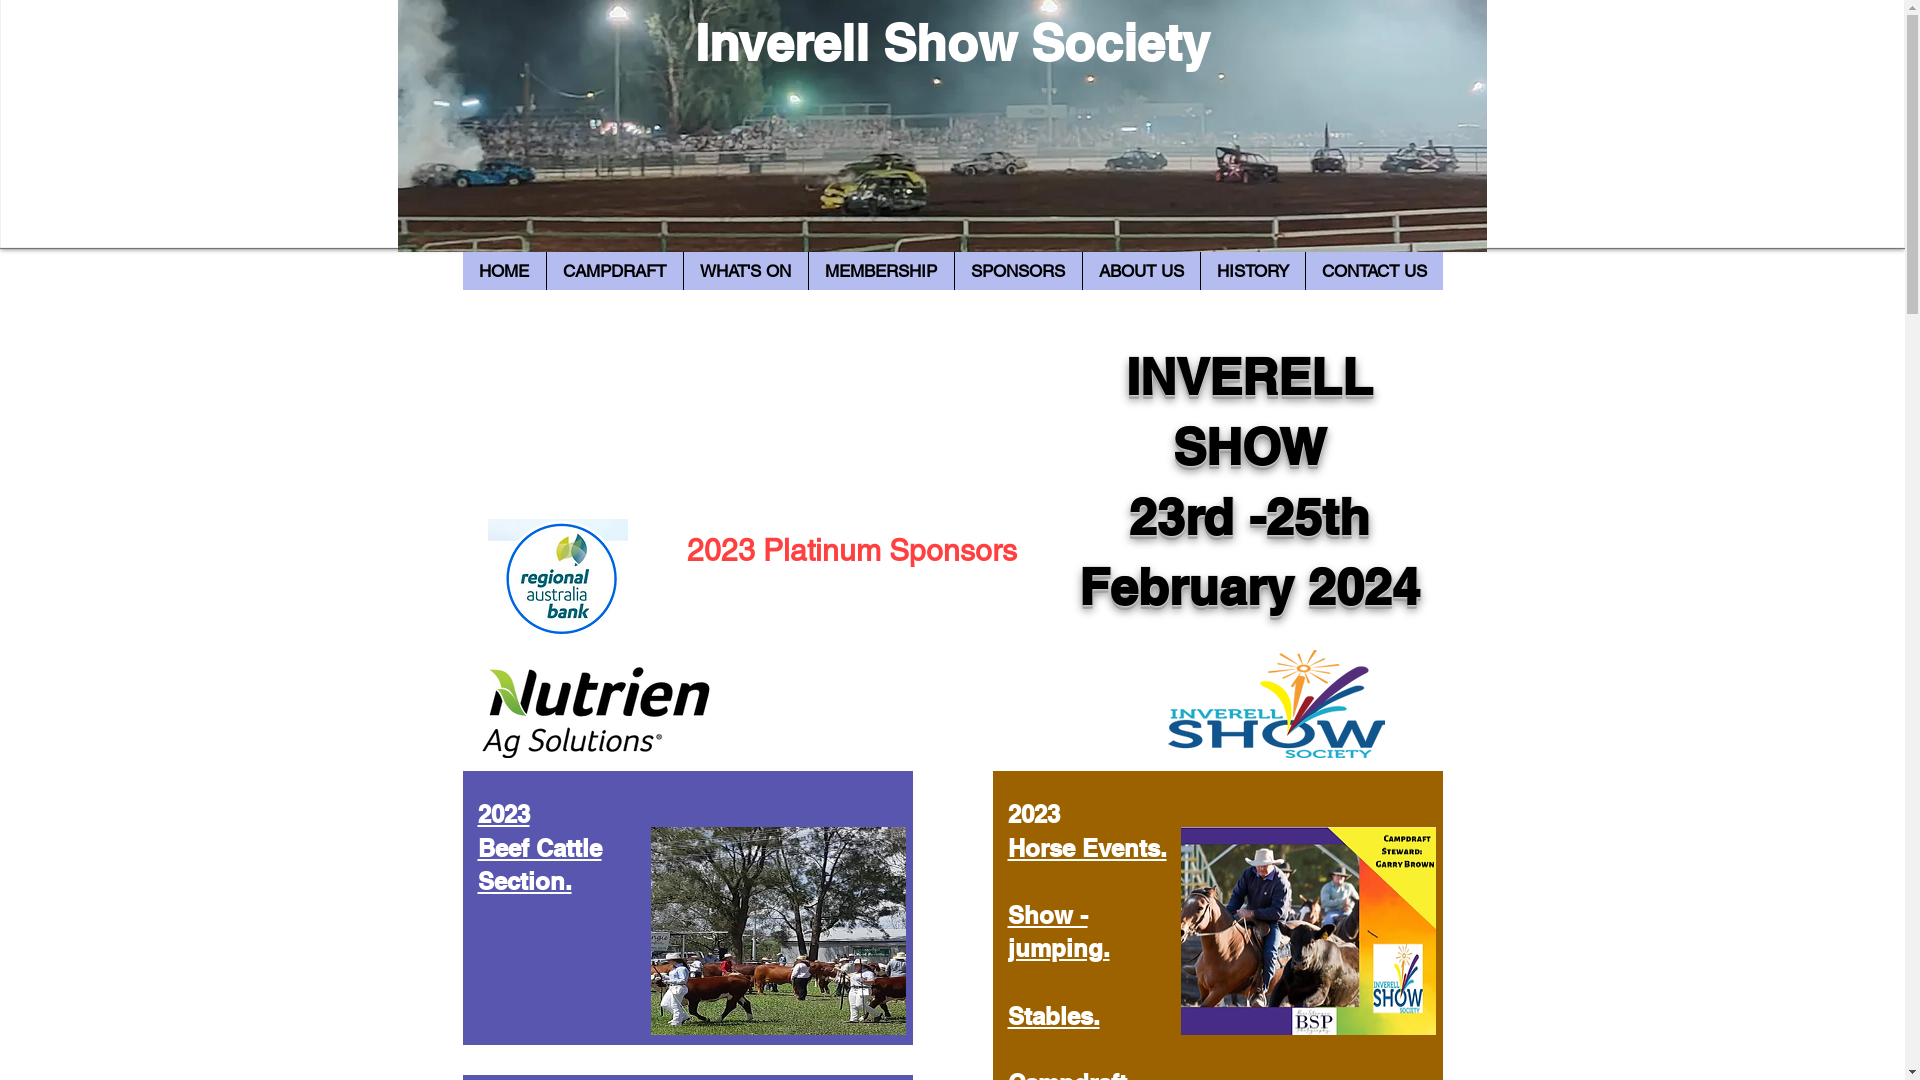 The image size is (1920, 1080). I want to click on 'MEMBERSHIP', so click(880, 270).